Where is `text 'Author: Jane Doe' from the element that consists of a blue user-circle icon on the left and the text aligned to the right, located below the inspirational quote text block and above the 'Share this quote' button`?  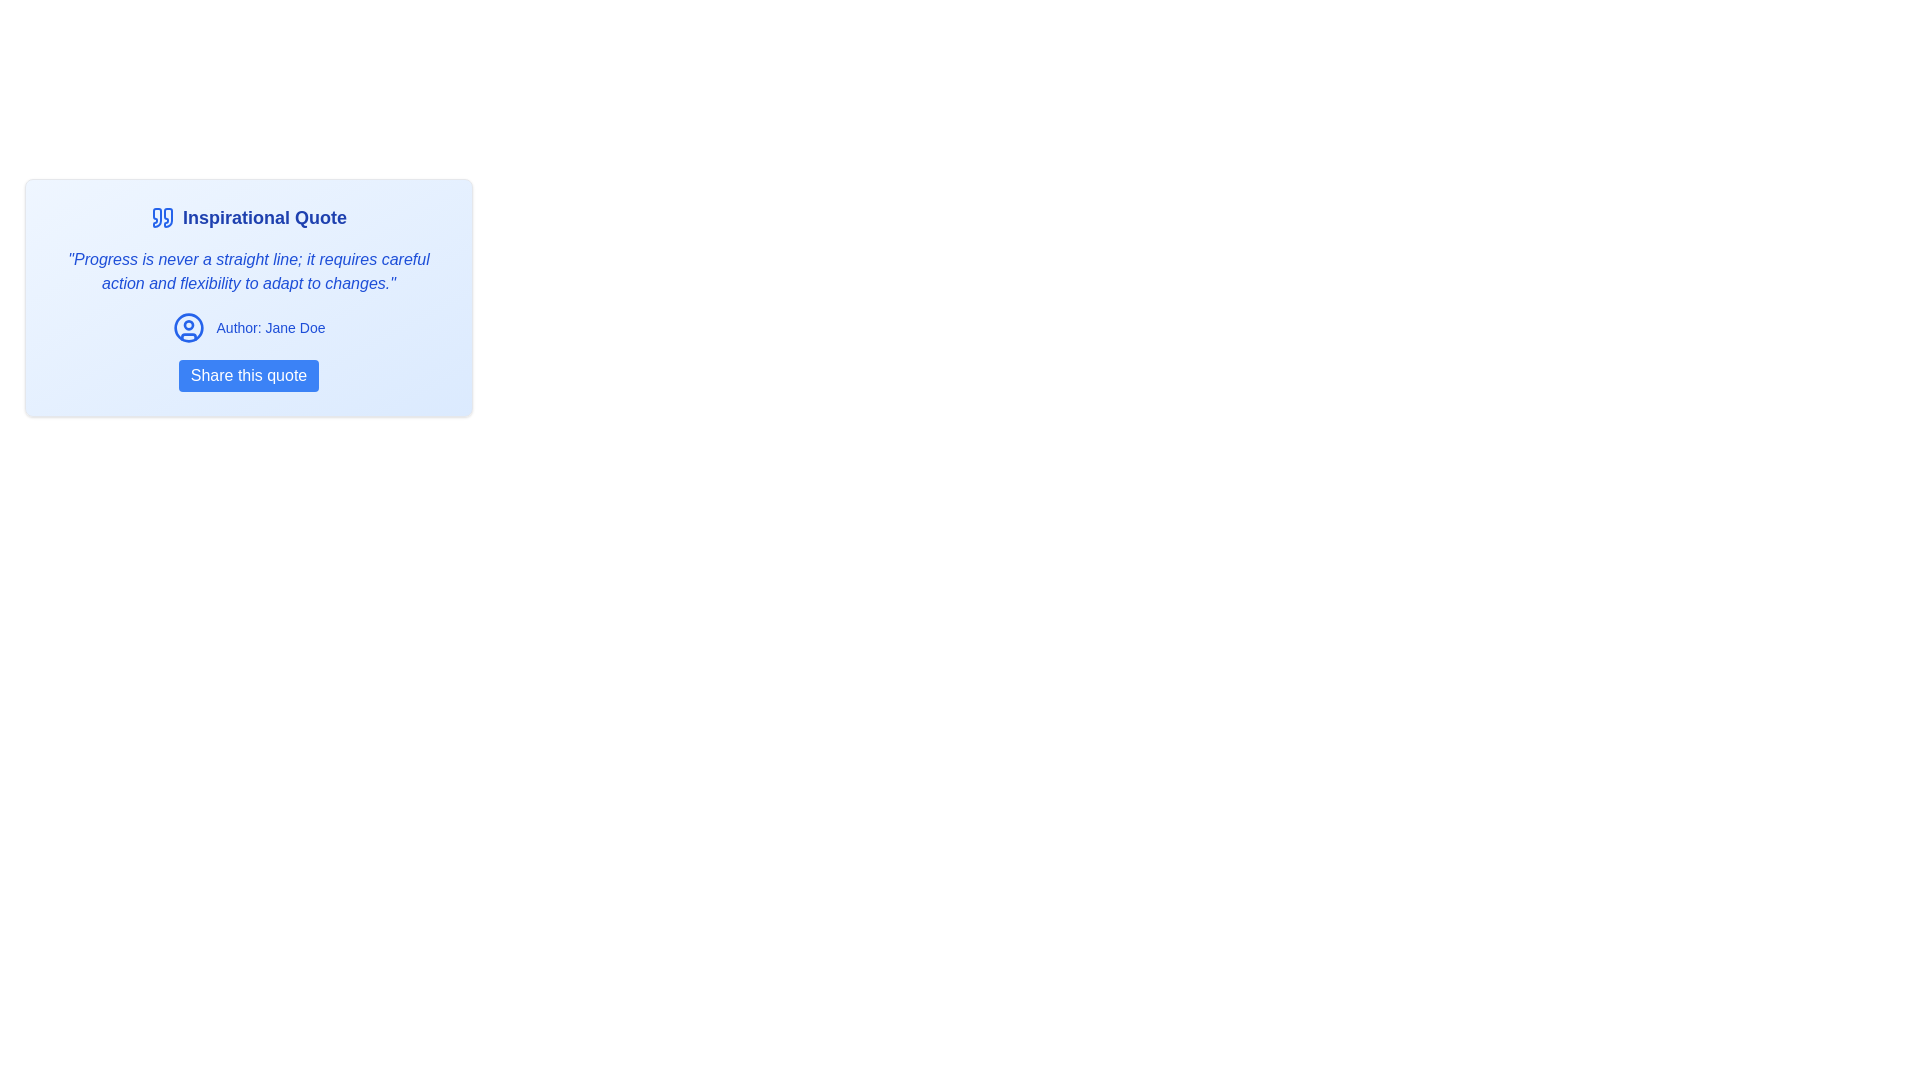
text 'Author: Jane Doe' from the element that consists of a blue user-circle icon on the left and the text aligned to the right, located below the inspirational quote text block and above the 'Share this quote' button is located at coordinates (248, 326).